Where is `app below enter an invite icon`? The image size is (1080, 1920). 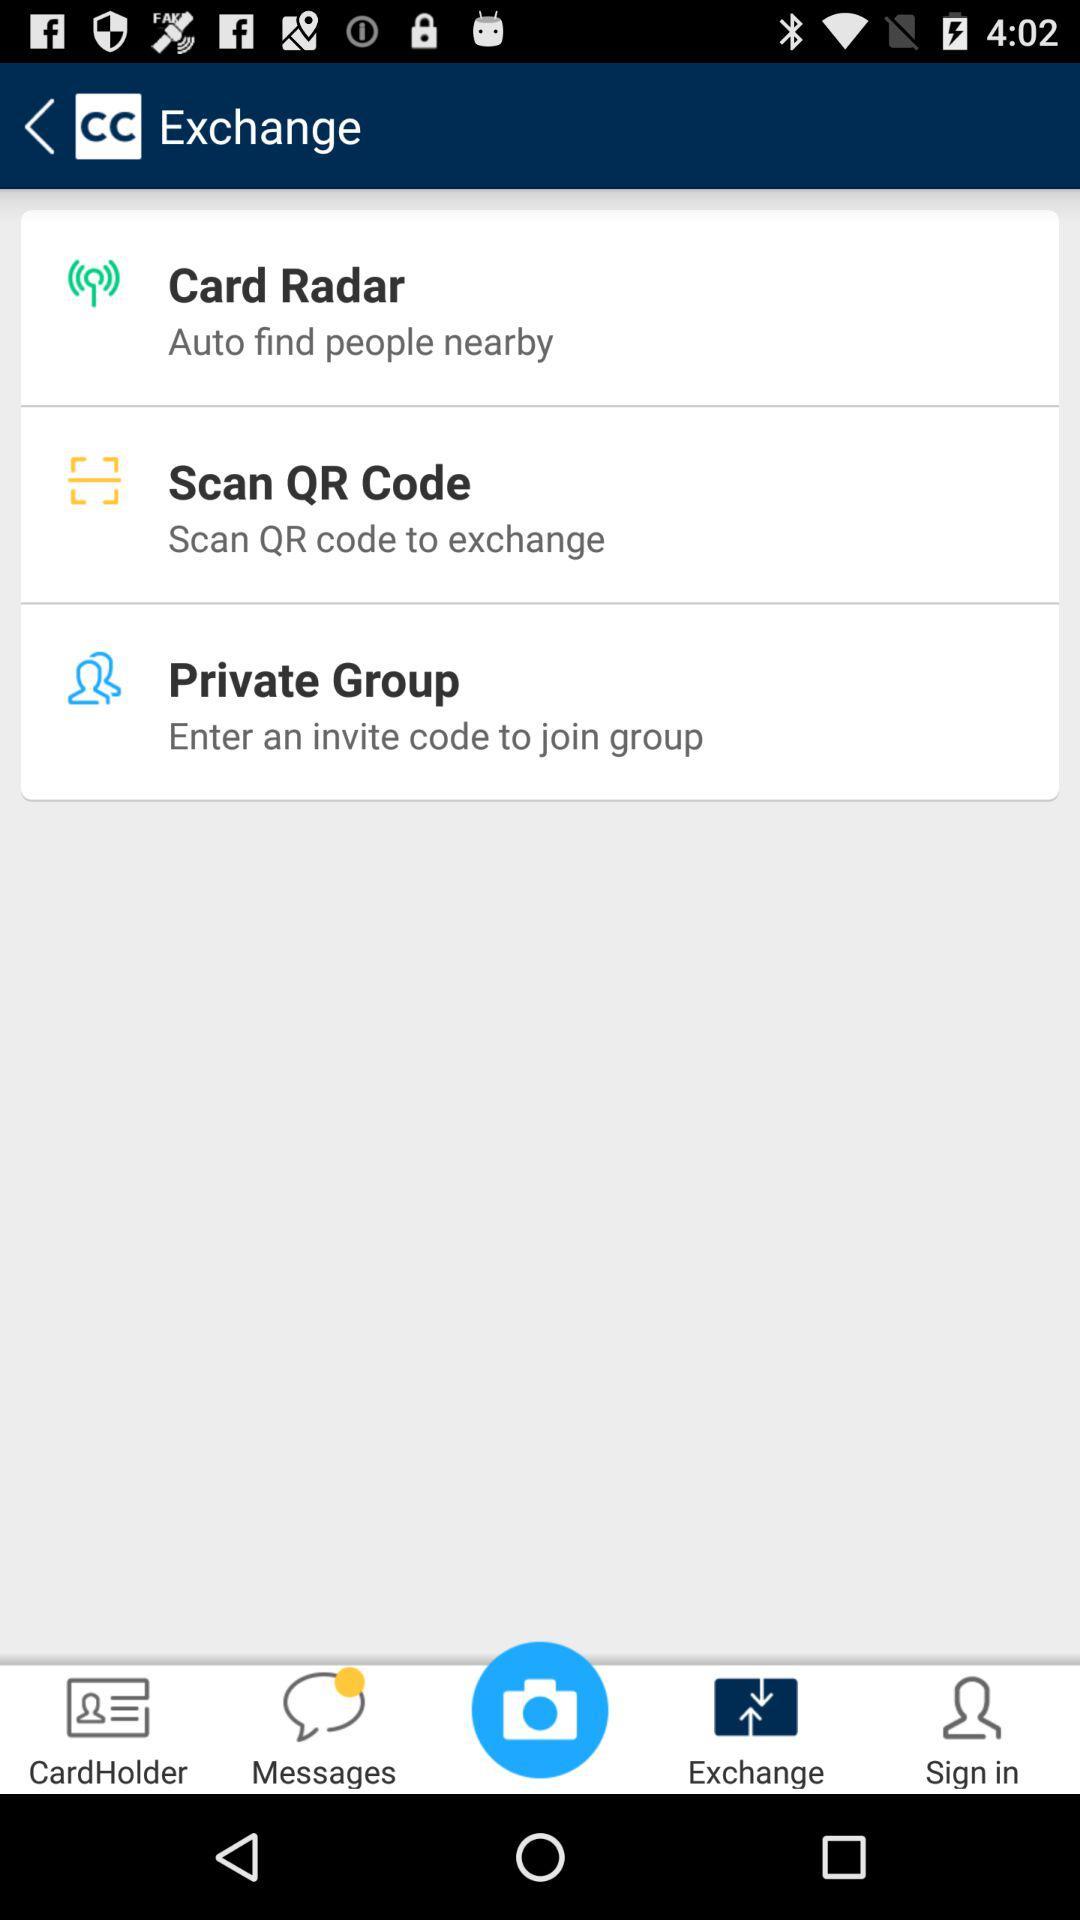 app below enter an invite icon is located at coordinates (108, 1726).